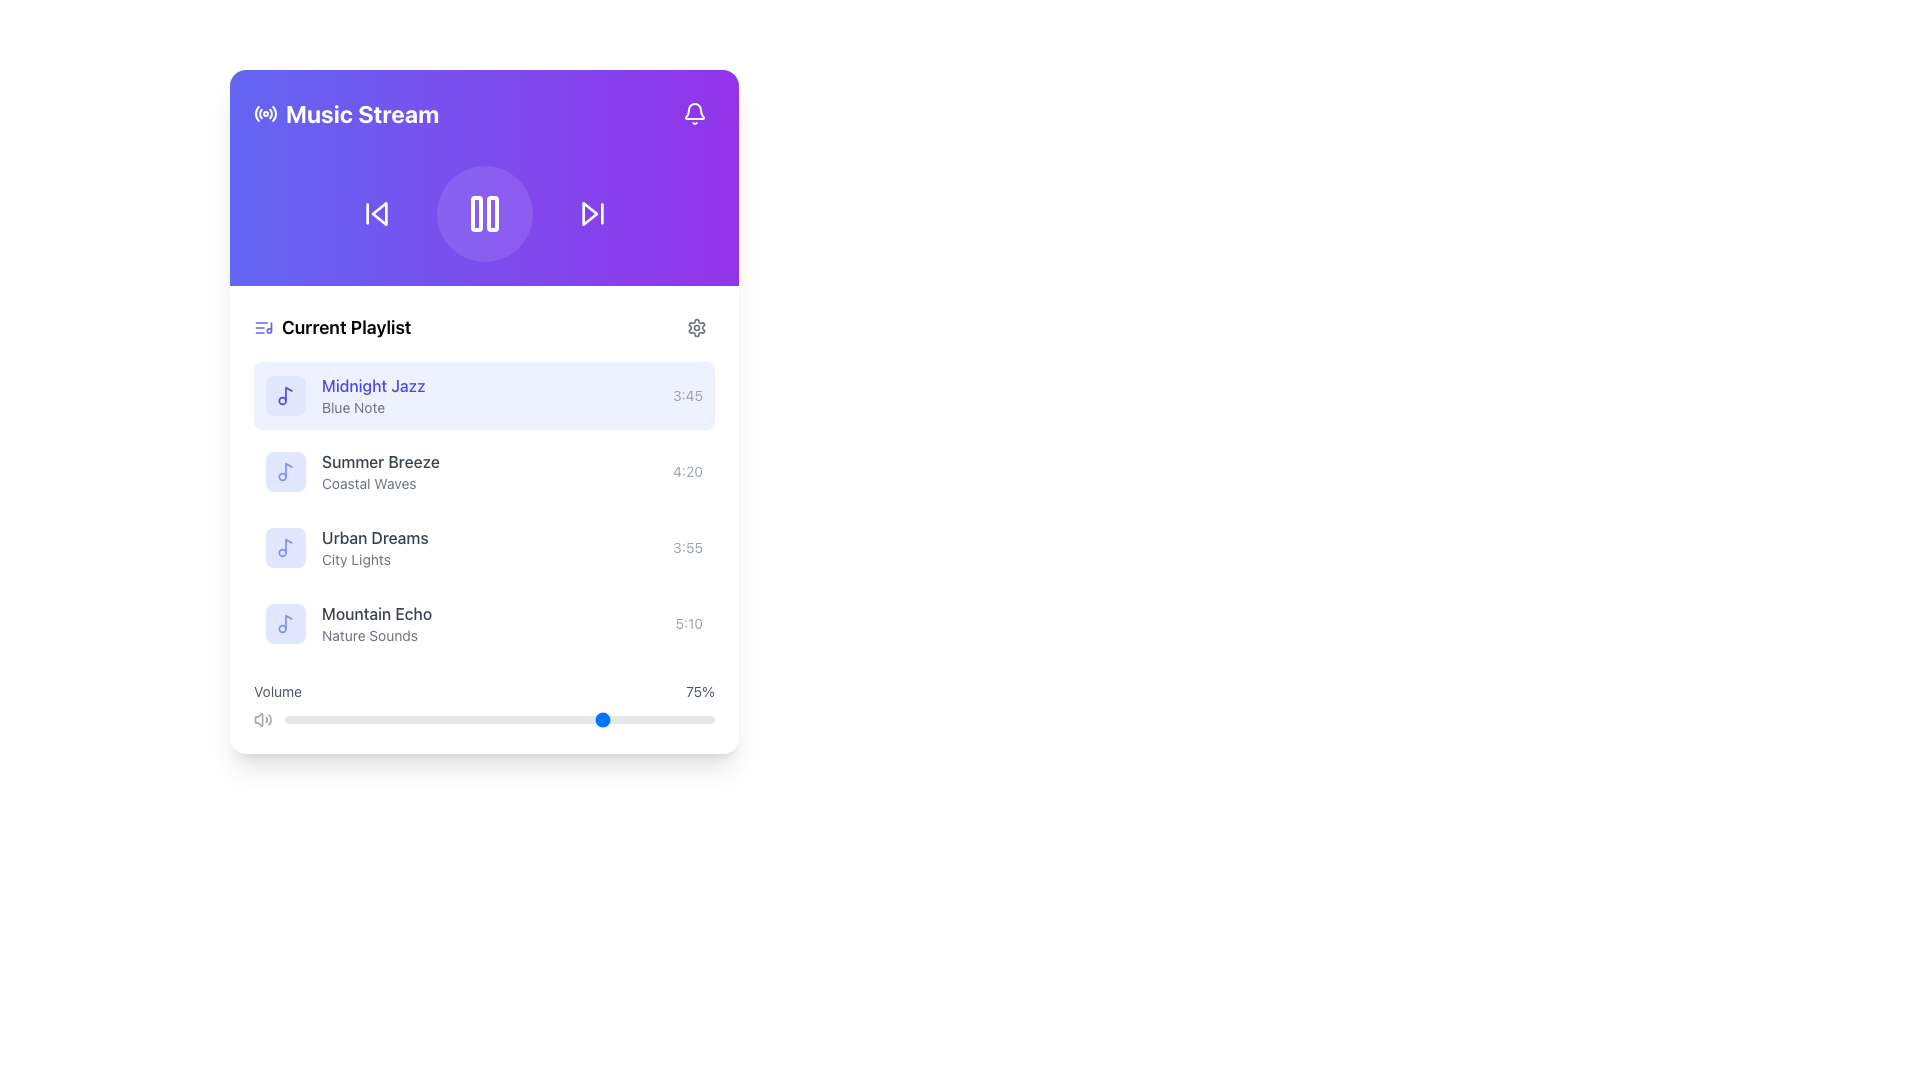 The height and width of the screenshot is (1080, 1920). I want to click on the distinct indigo-colored music note icon with a circular note head and stem, located in the top-left corner of the 'Midnight Jazz' playlist entry, so click(285, 396).